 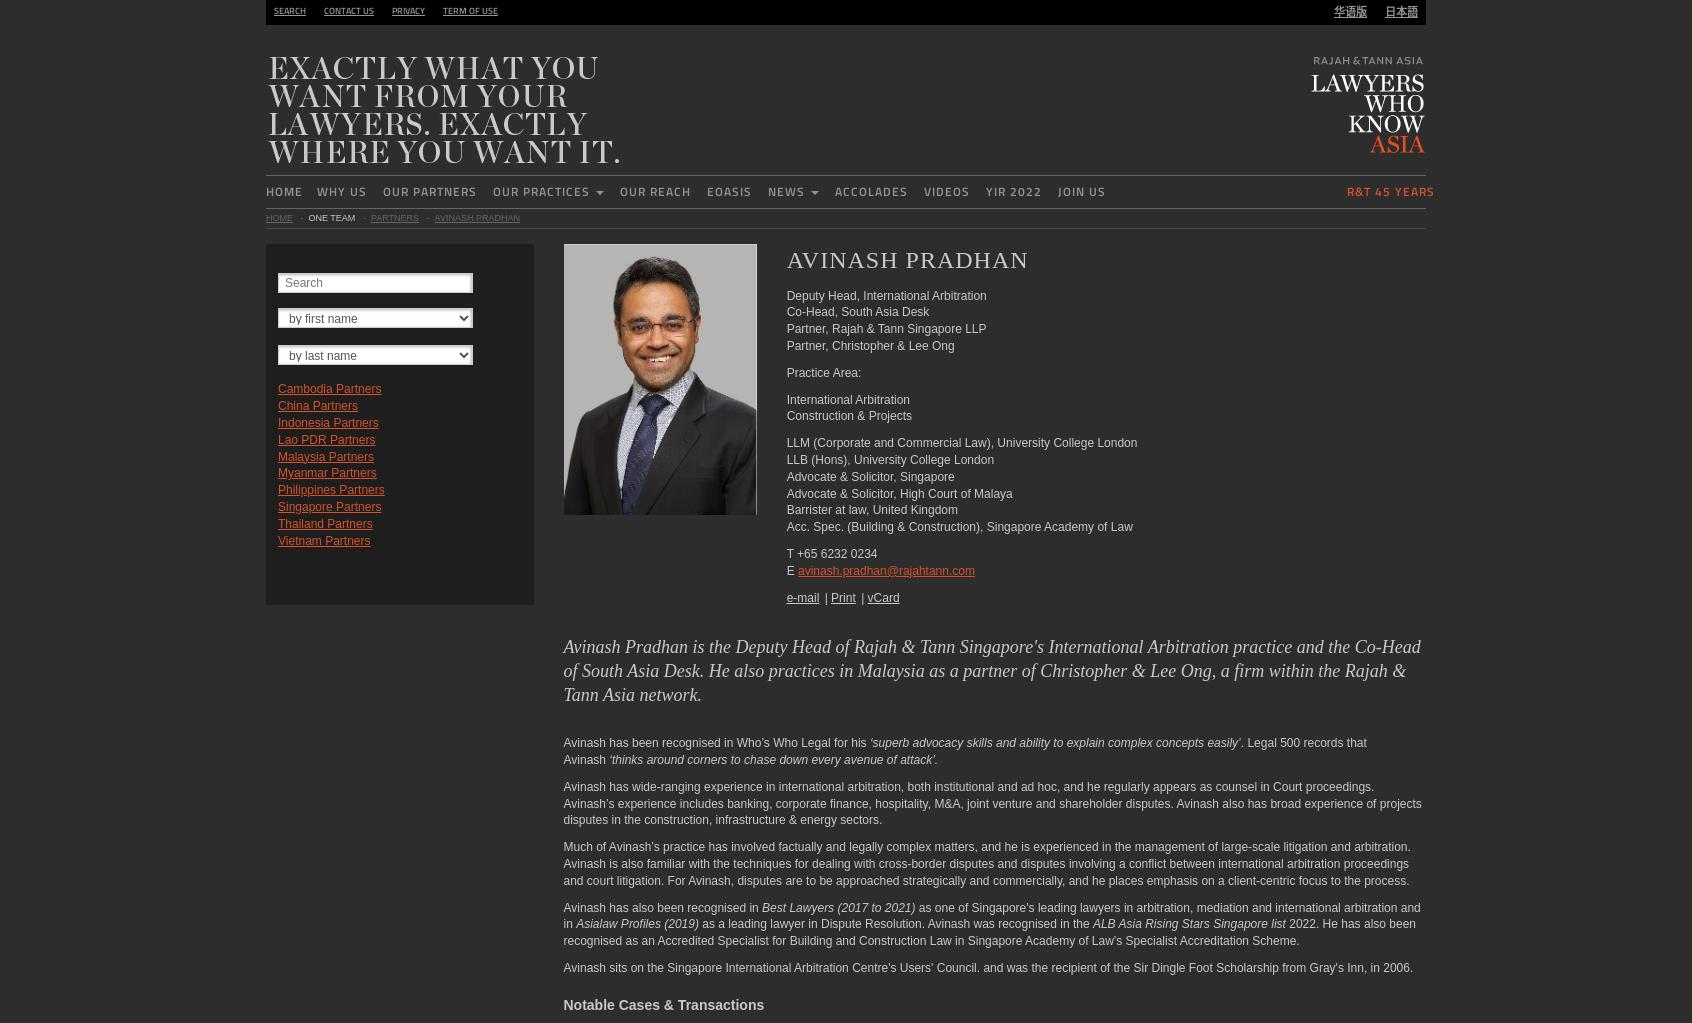 What do you see at coordinates (428, 191) in the screenshot?
I see `'Our Partners'` at bounding box center [428, 191].